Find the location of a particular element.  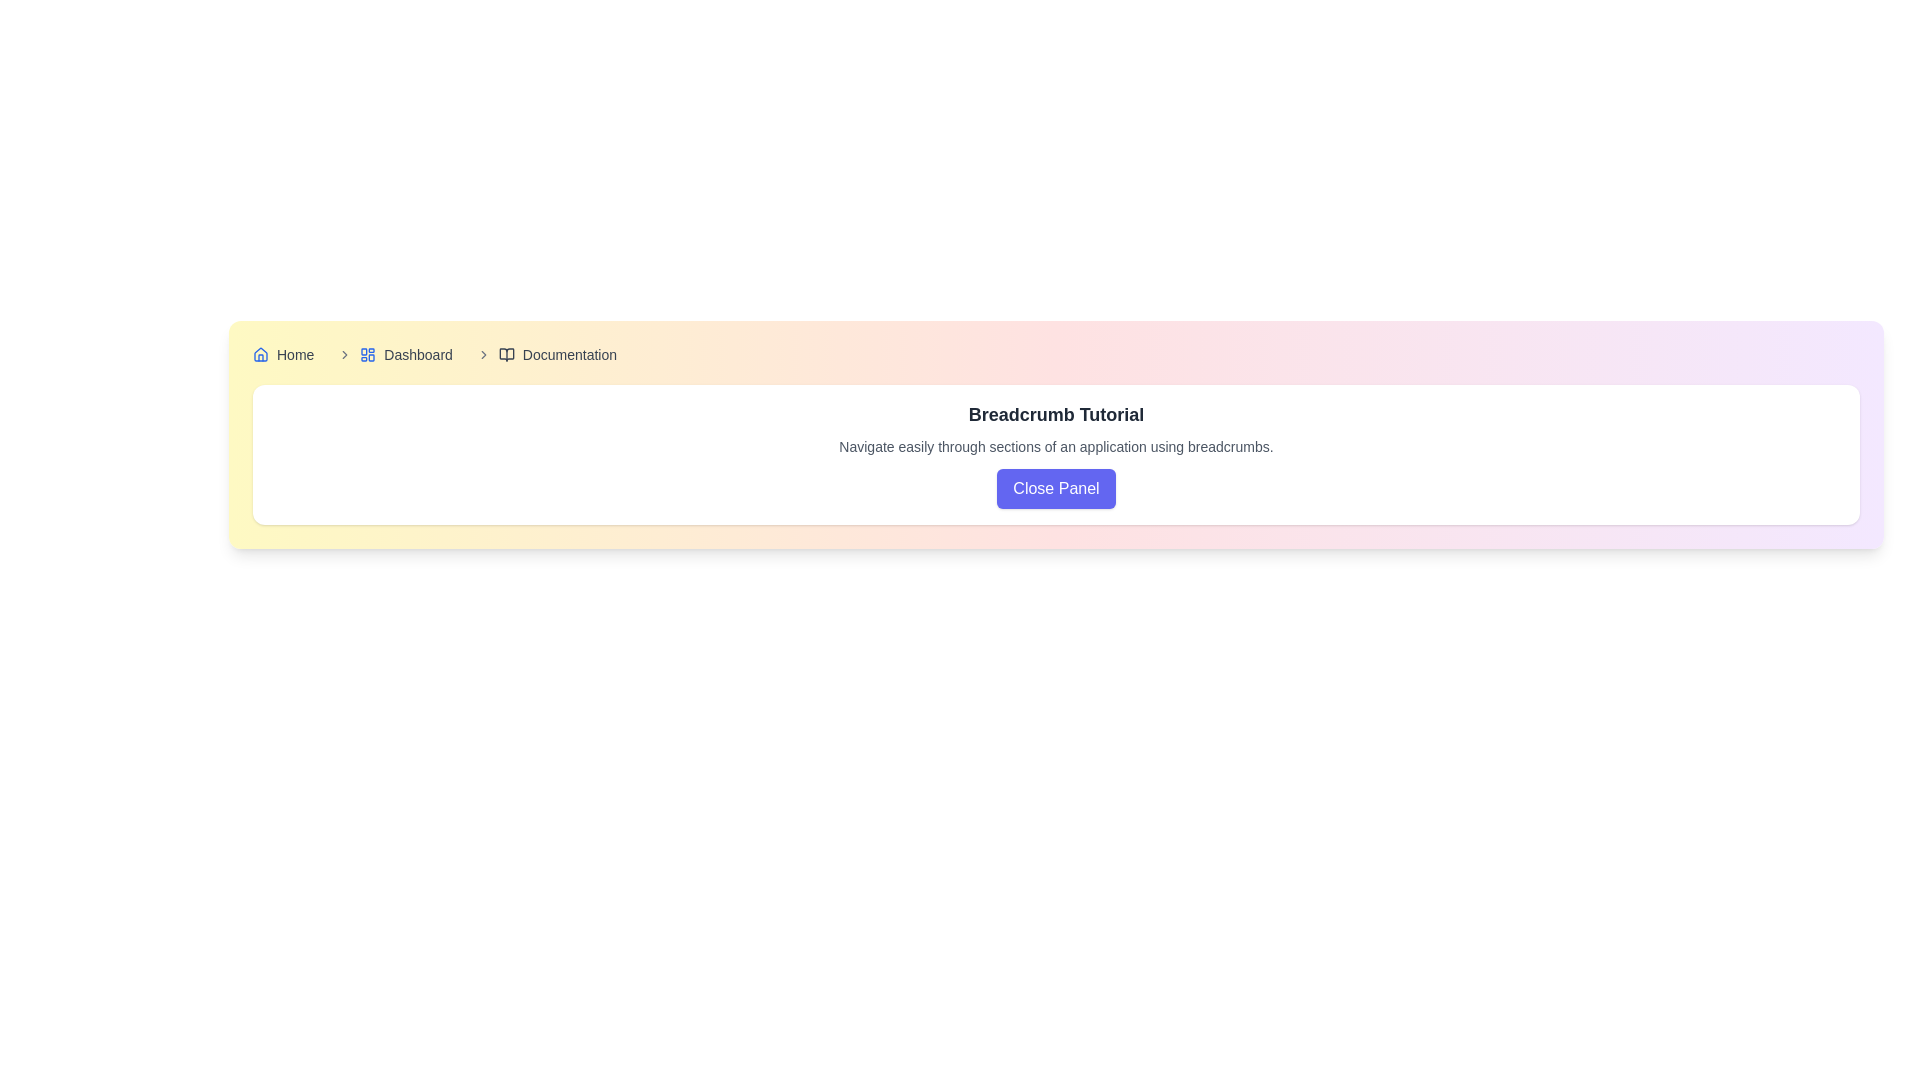

the 'Dashboard' interactive hyperlink, which is styled as blue text with an underline effect, located in the breadcrumb navigation bar between 'Home' and 'Documentation' is located at coordinates (391, 353).